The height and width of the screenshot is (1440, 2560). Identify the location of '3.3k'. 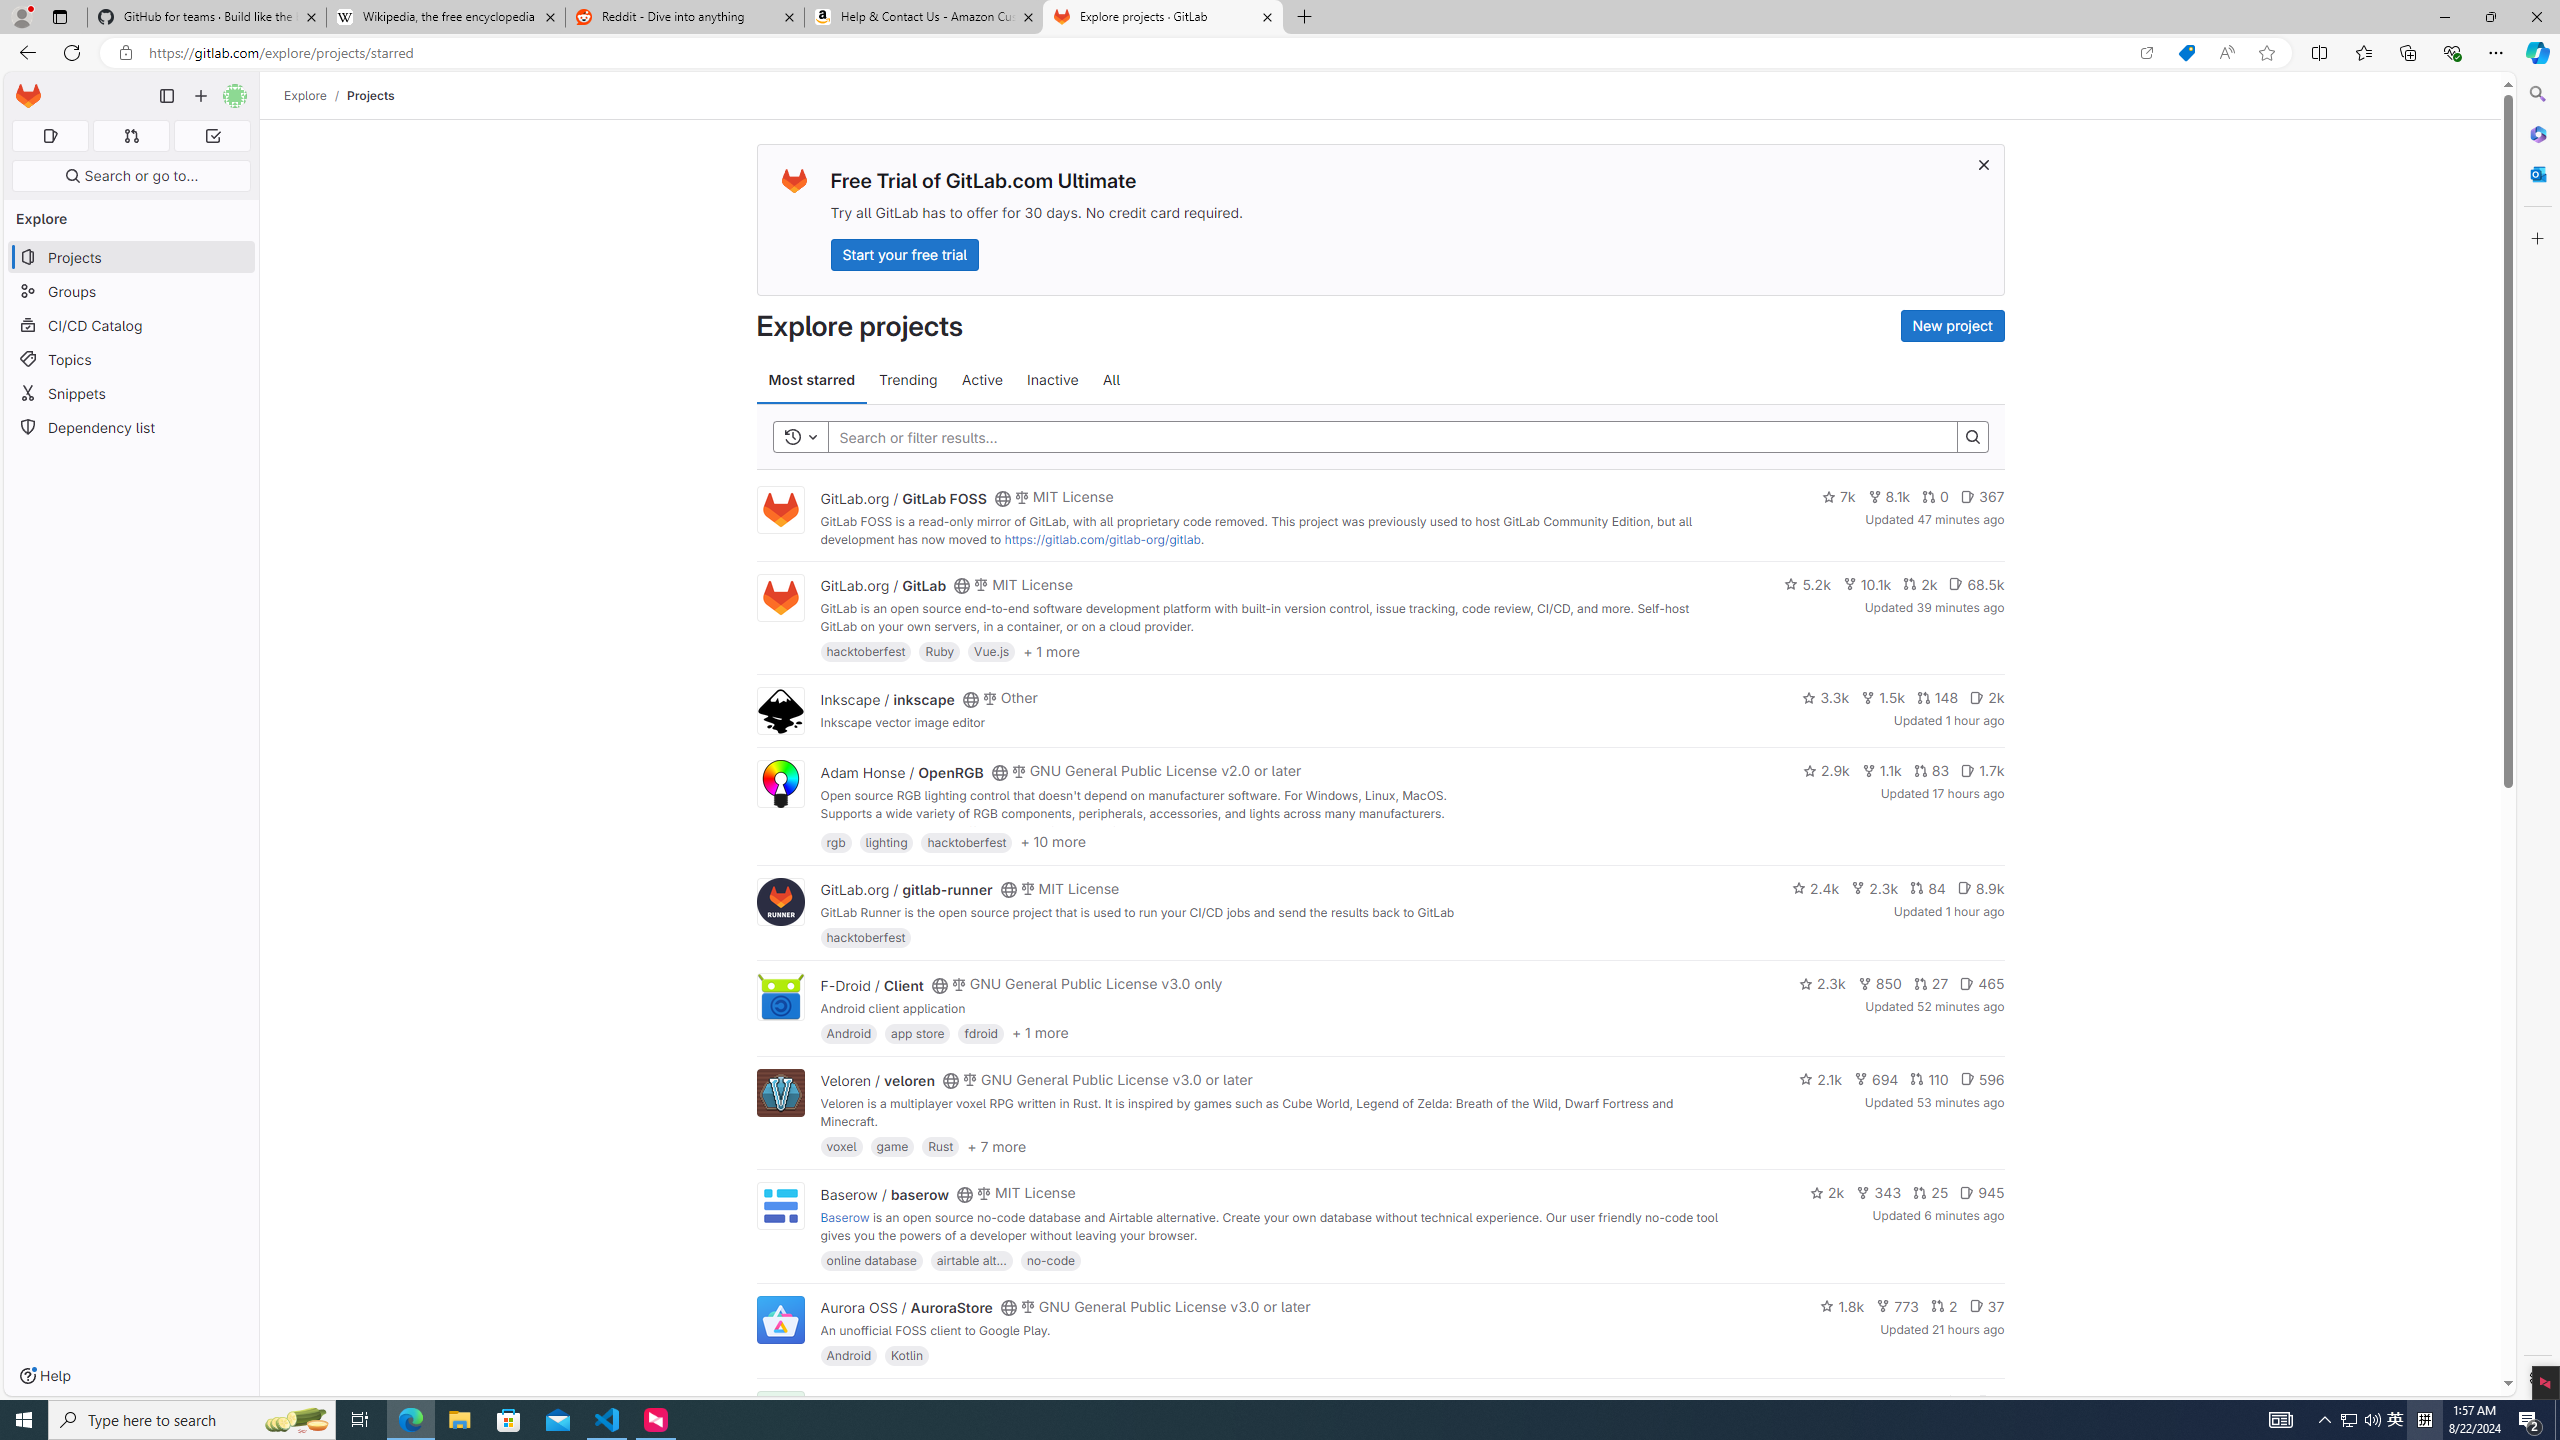
(1826, 697).